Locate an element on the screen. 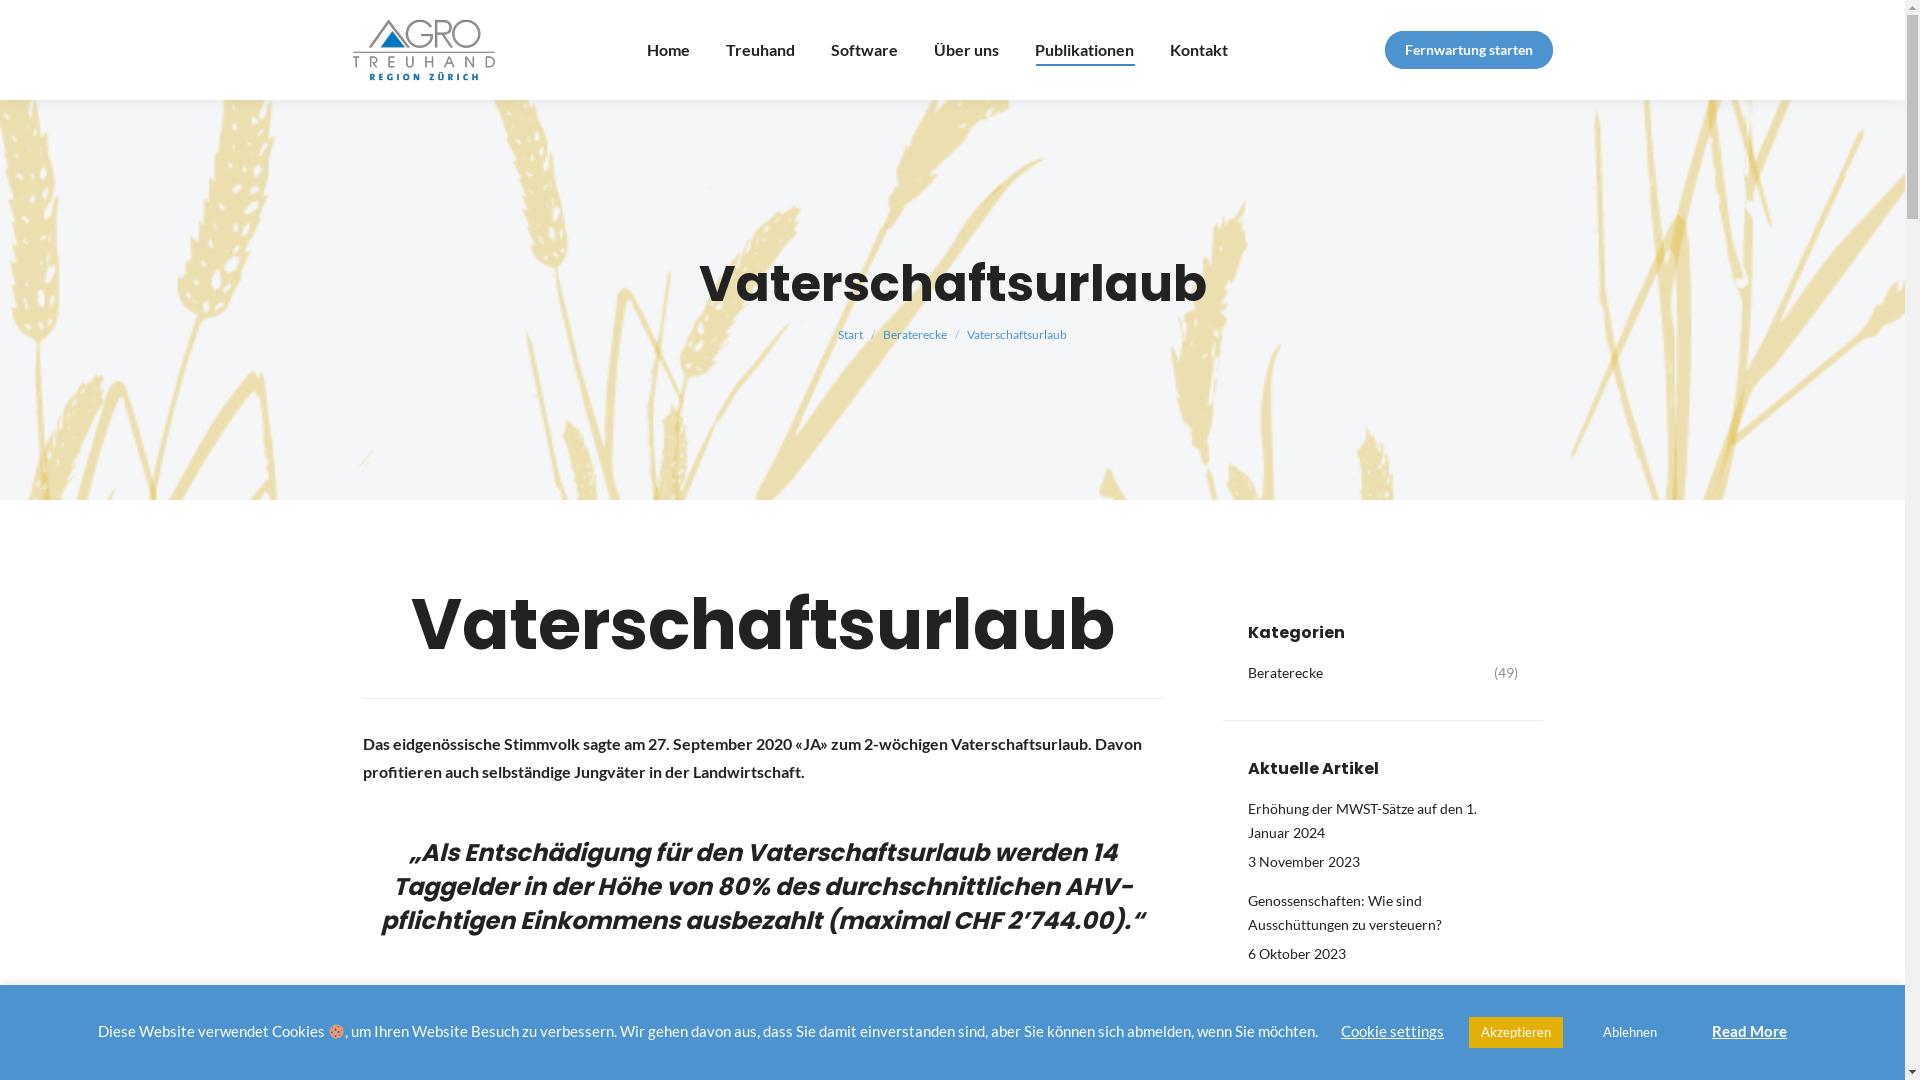  'Home' is located at coordinates (667, 49).